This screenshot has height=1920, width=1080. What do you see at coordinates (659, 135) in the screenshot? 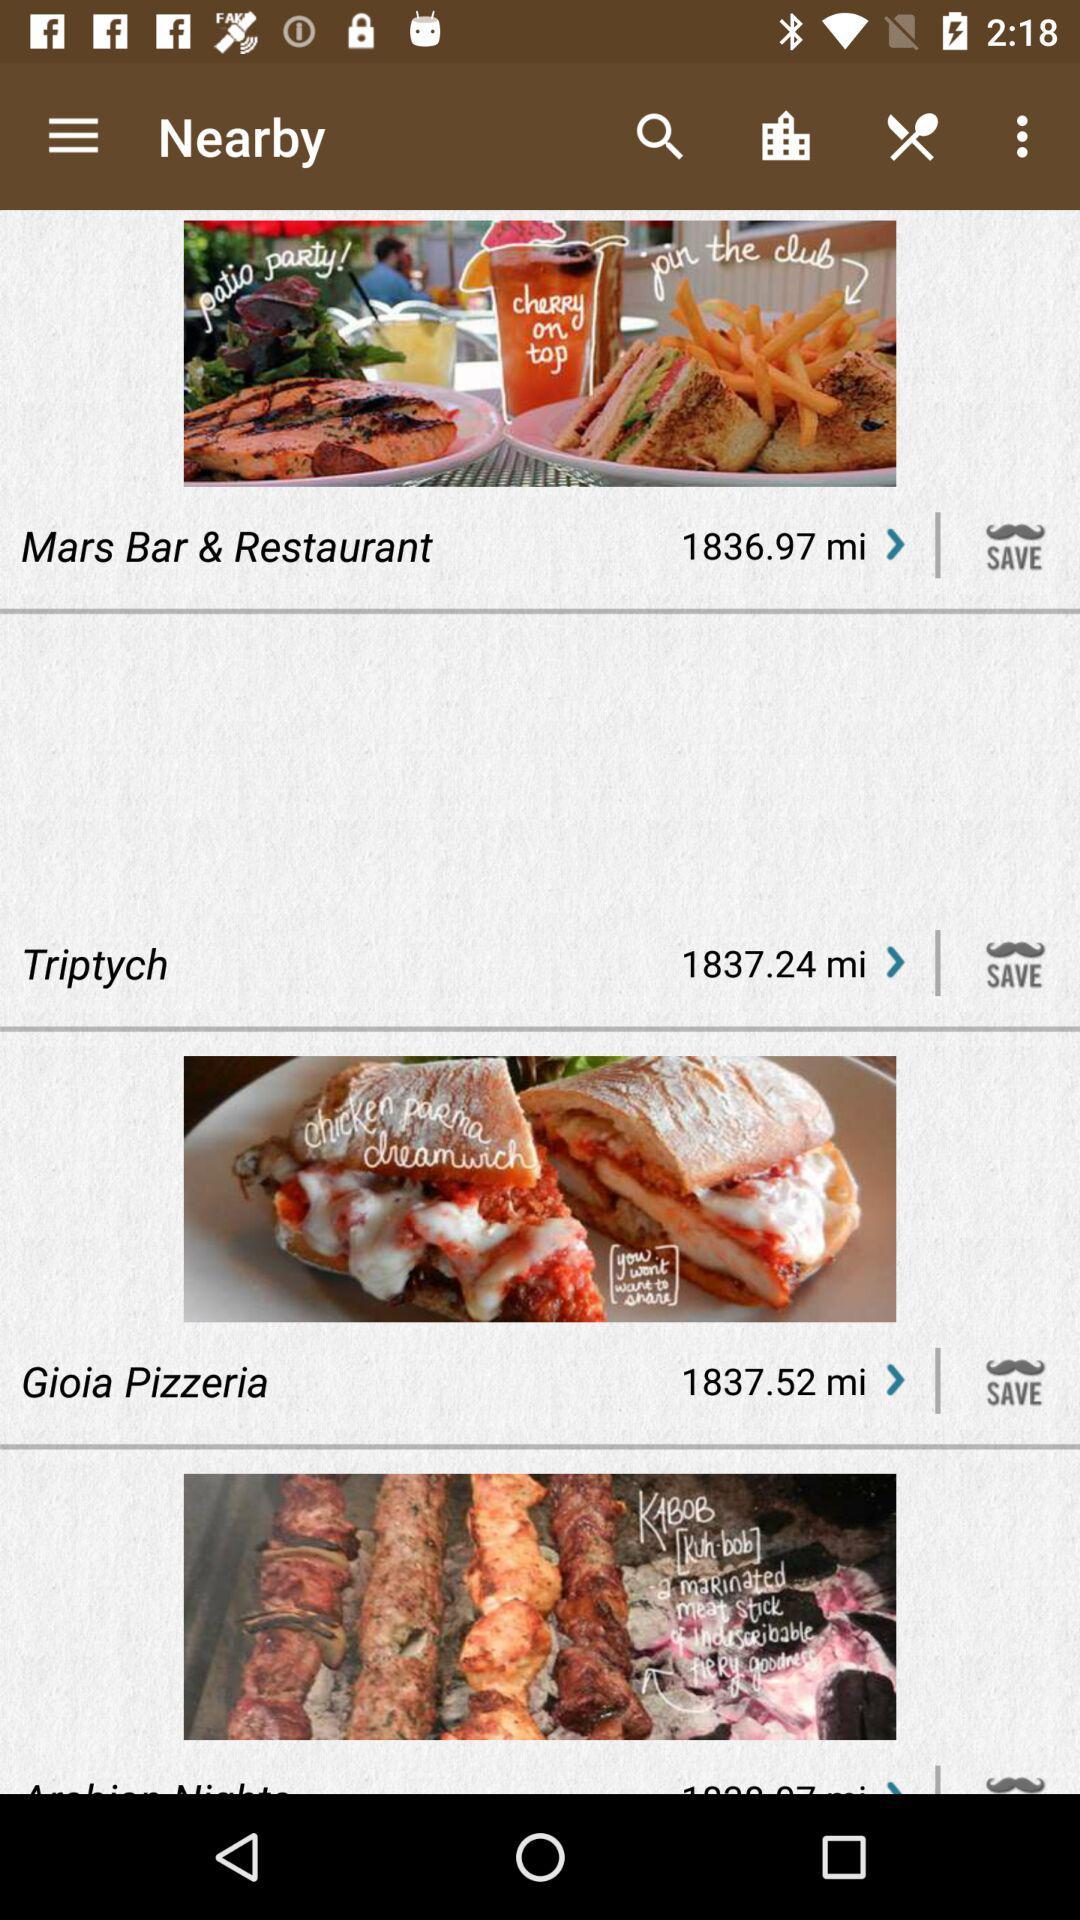
I see `the icon to the right of nearby app` at bounding box center [659, 135].